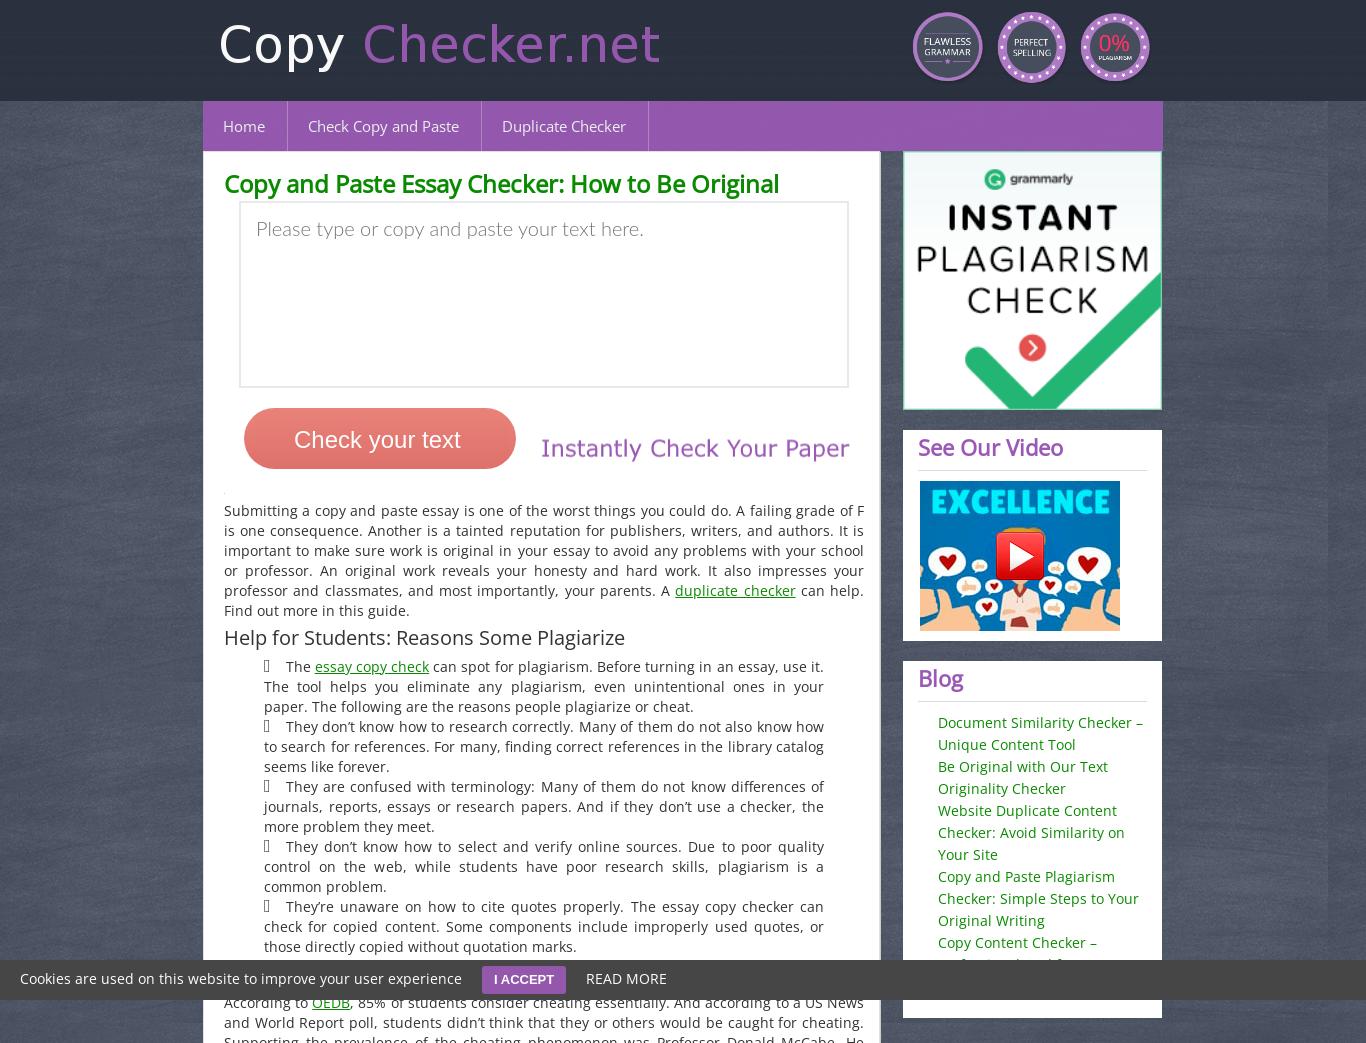 This screenshot has width=1366, height=1043. I want to click on 'Be Original with Our Text Originality Checker', so click(1022, 776).